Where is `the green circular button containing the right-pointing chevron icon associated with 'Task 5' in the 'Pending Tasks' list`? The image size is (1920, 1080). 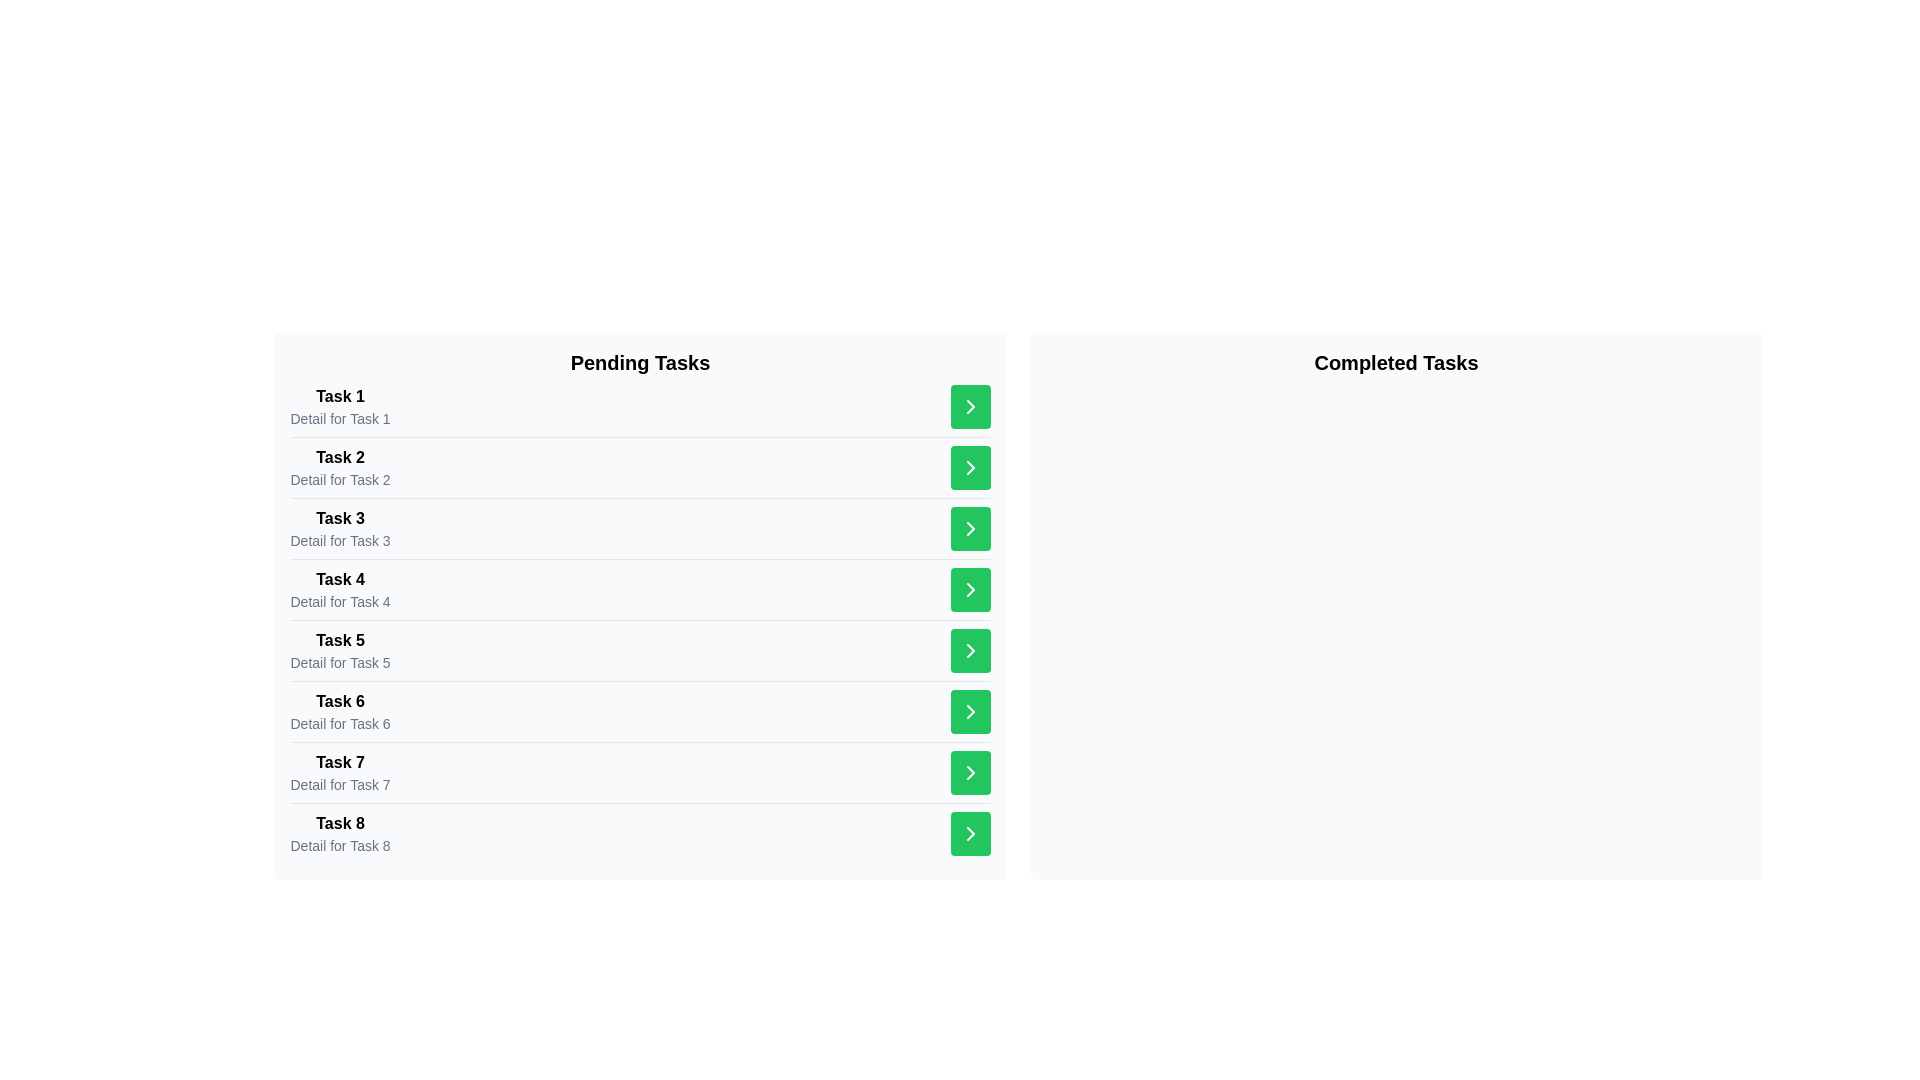 the green circular button containing the right-pointing chevron icon associated with 'Task 5' in the 'Pending Tasks' list is located at coordinates (970, 651).